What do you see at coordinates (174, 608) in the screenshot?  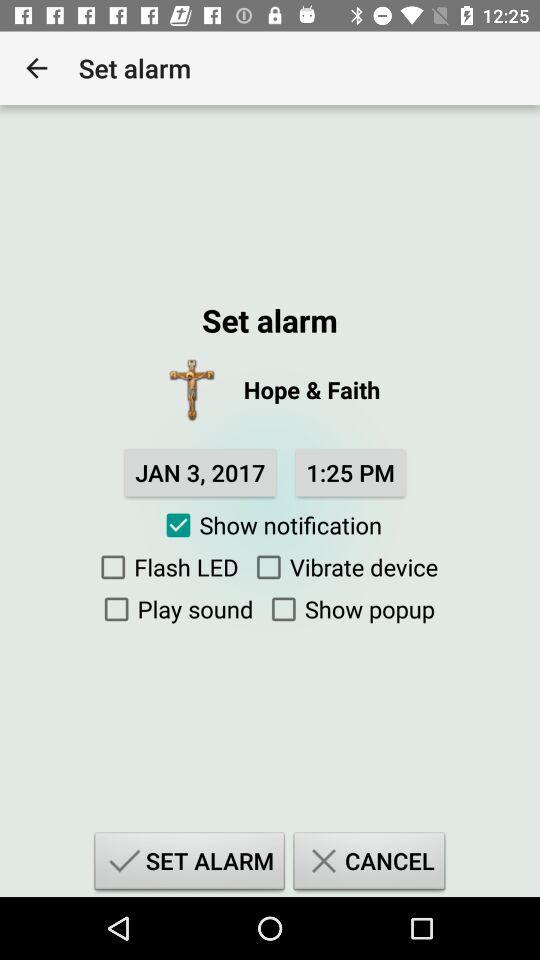 I see `item below flash led item` at bounding box center [174, 608].